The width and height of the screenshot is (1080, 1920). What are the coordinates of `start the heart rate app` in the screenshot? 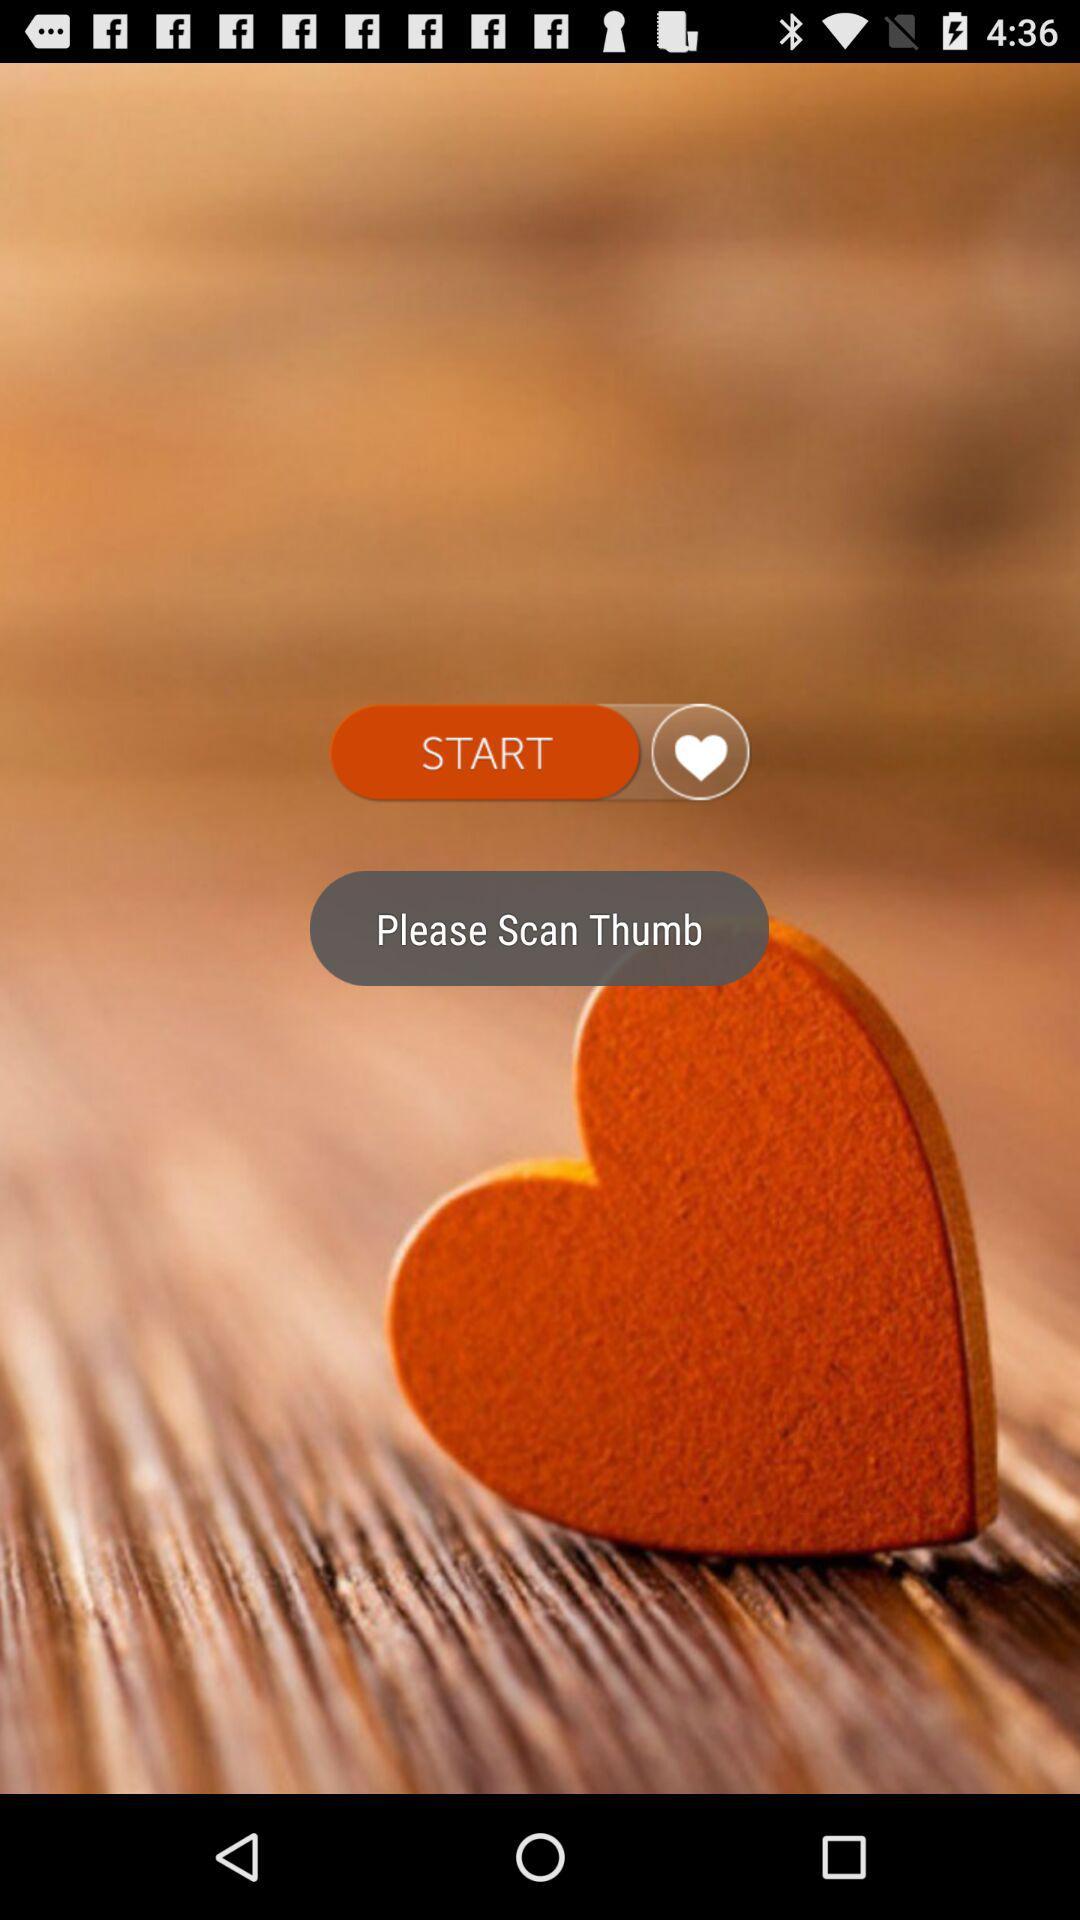 It's located at (538, 752).